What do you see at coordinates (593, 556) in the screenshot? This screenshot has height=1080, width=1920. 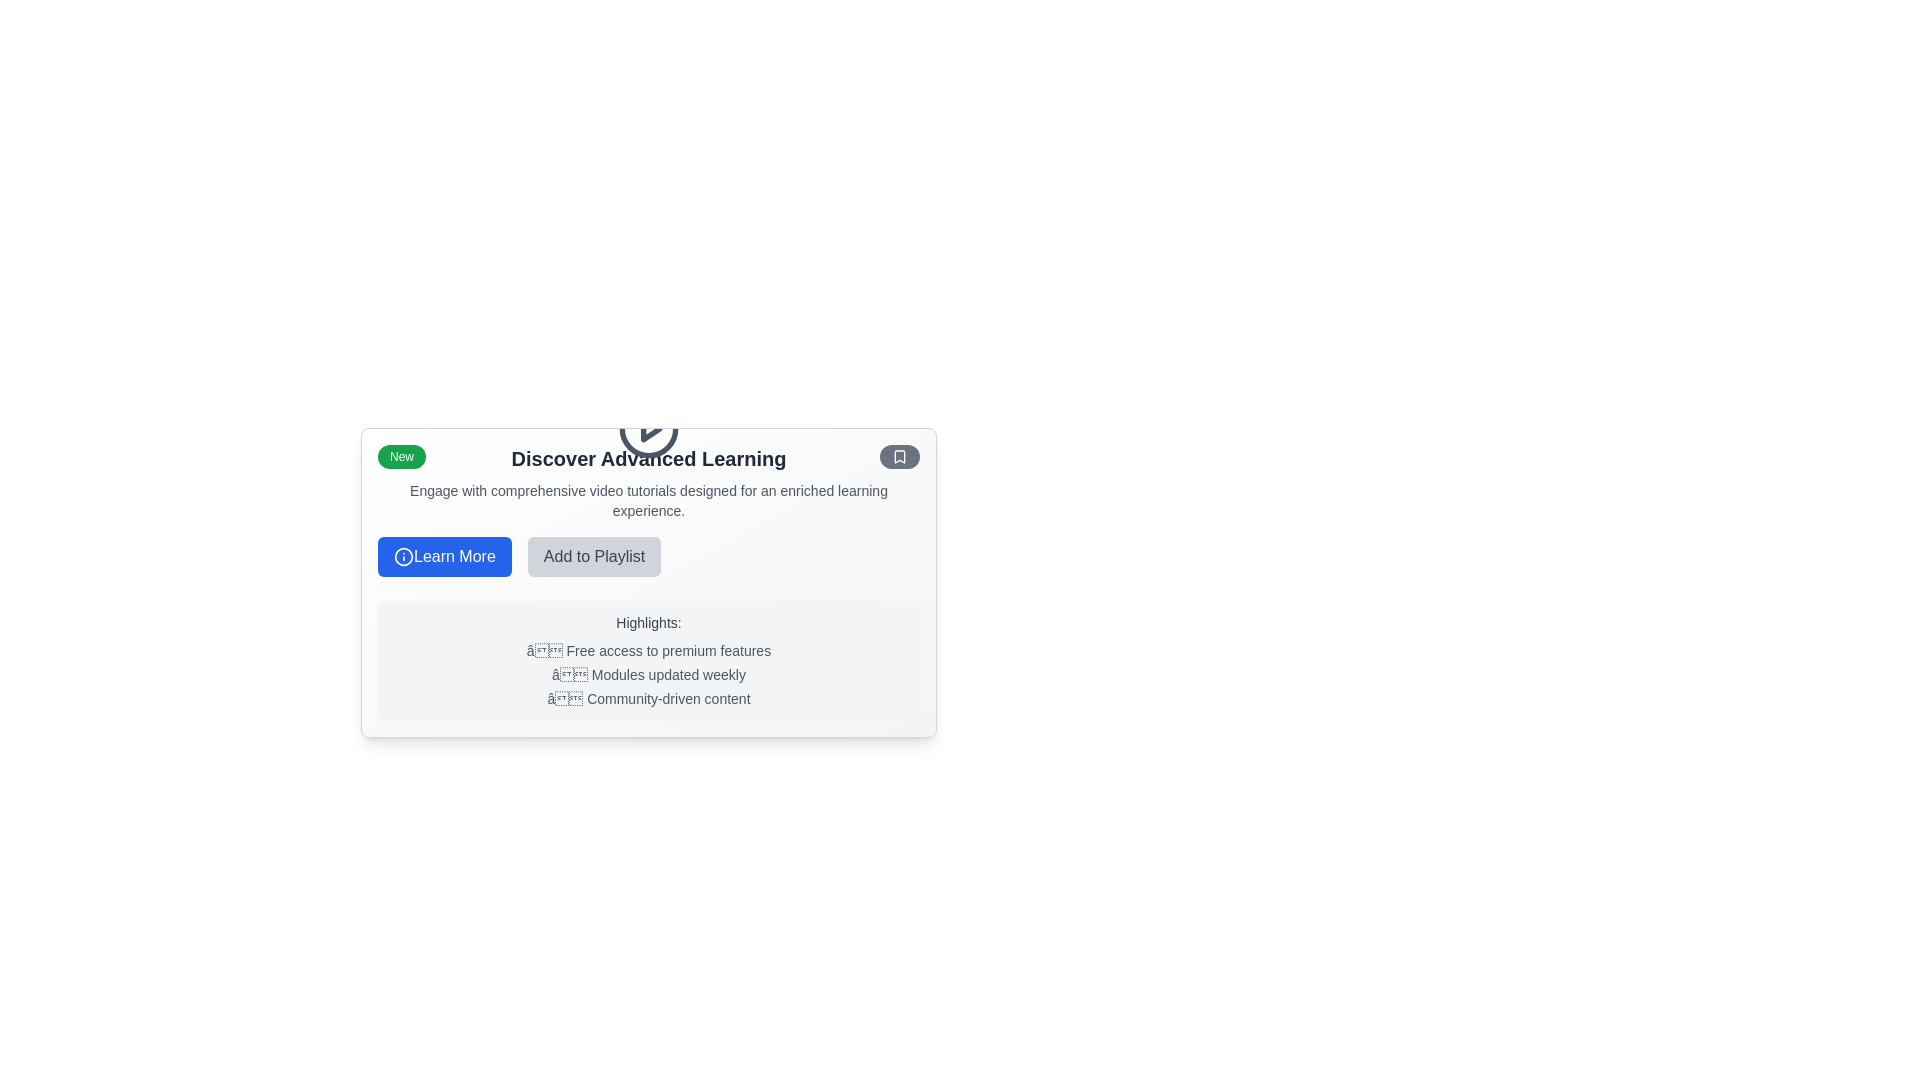 I see `the 'Add to Playlist' button, which is a rectangular button with a gray background and slightly rounded corners, located to the right of the 'Learn More' button` at bounding box center [593, 556].